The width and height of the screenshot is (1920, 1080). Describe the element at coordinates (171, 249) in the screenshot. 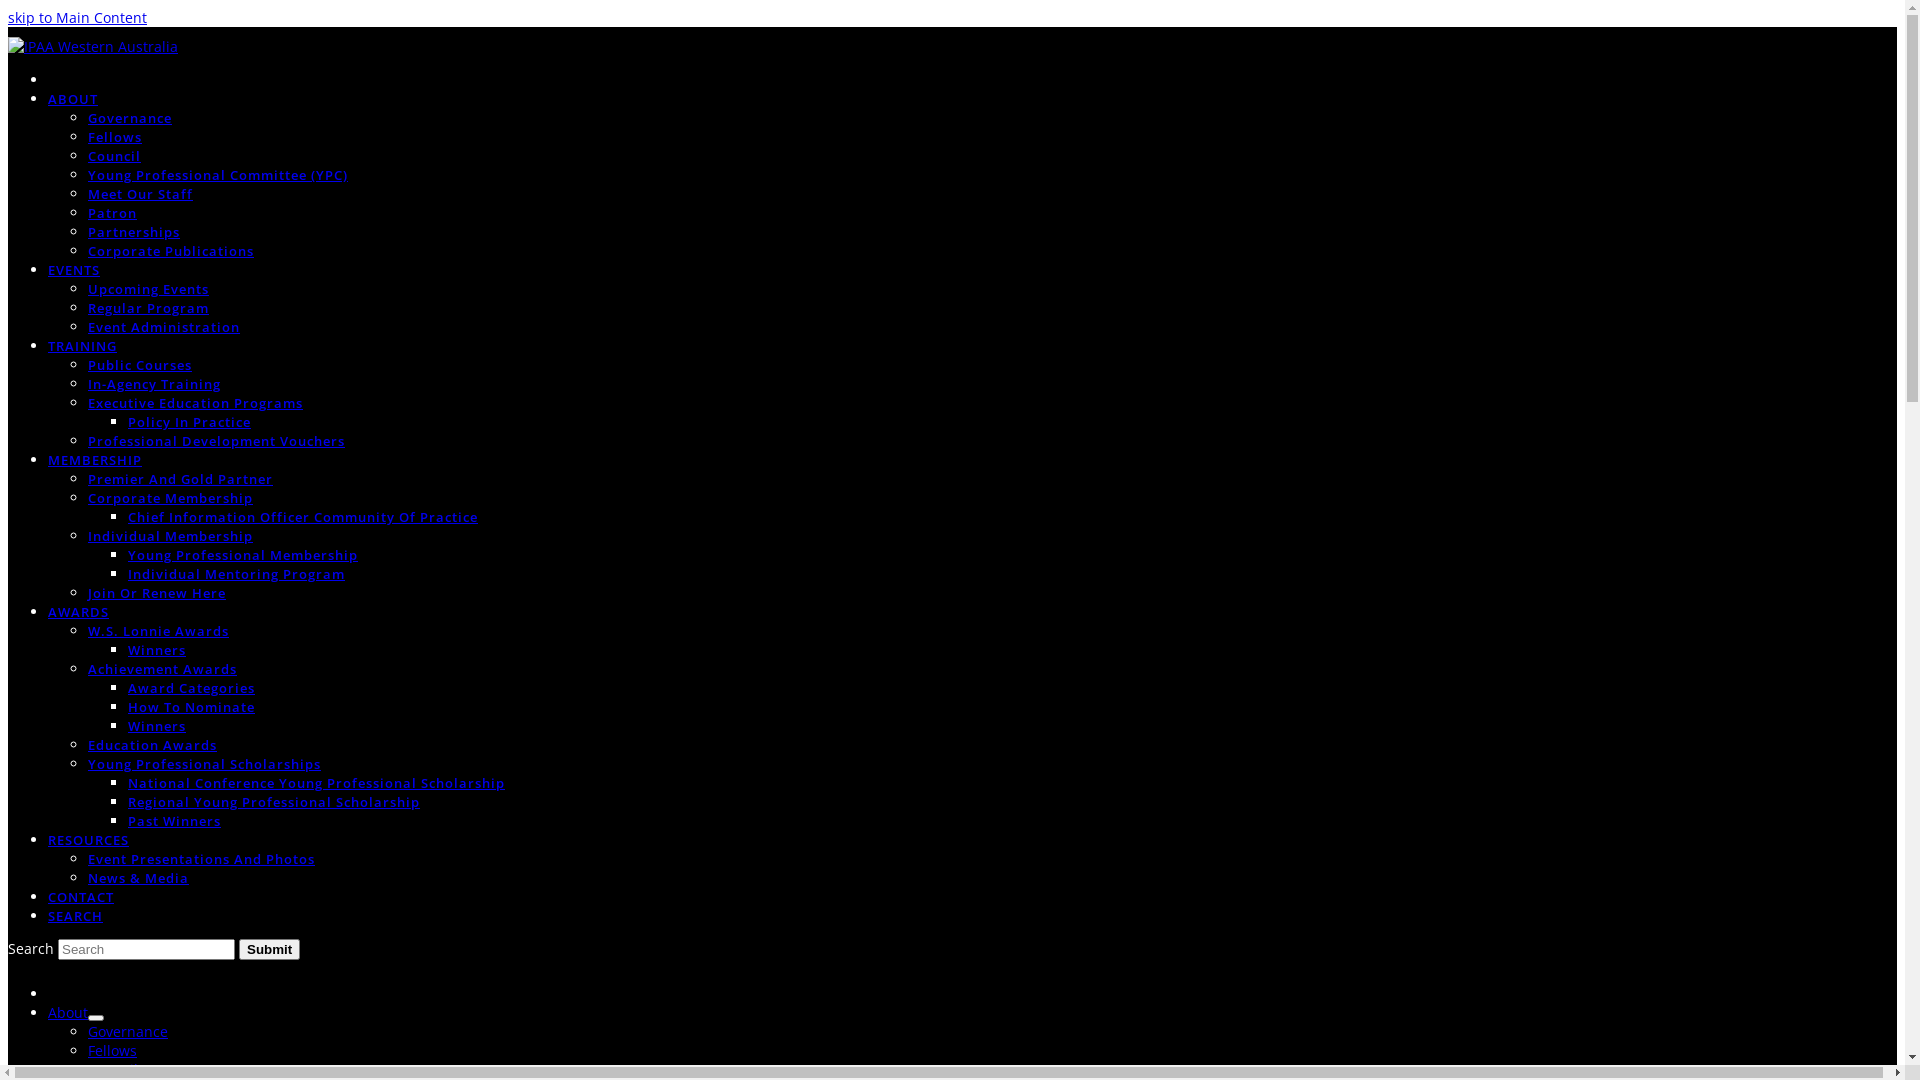

I see `'Corporate Publications'` at that location.